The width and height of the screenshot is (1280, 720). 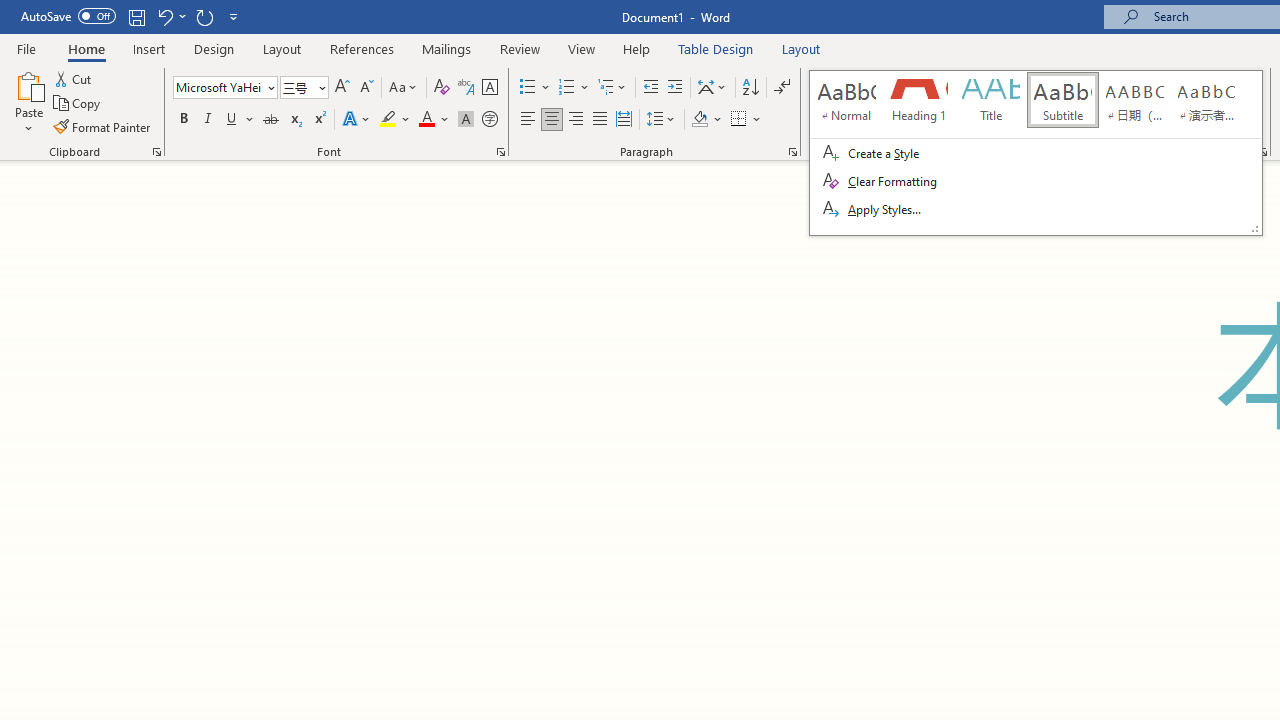 What do you see at coordinates (1036, 152) in the screenshot?
I see `'Class: Net UI Tool Window'` at bounding box center [1036, 152].